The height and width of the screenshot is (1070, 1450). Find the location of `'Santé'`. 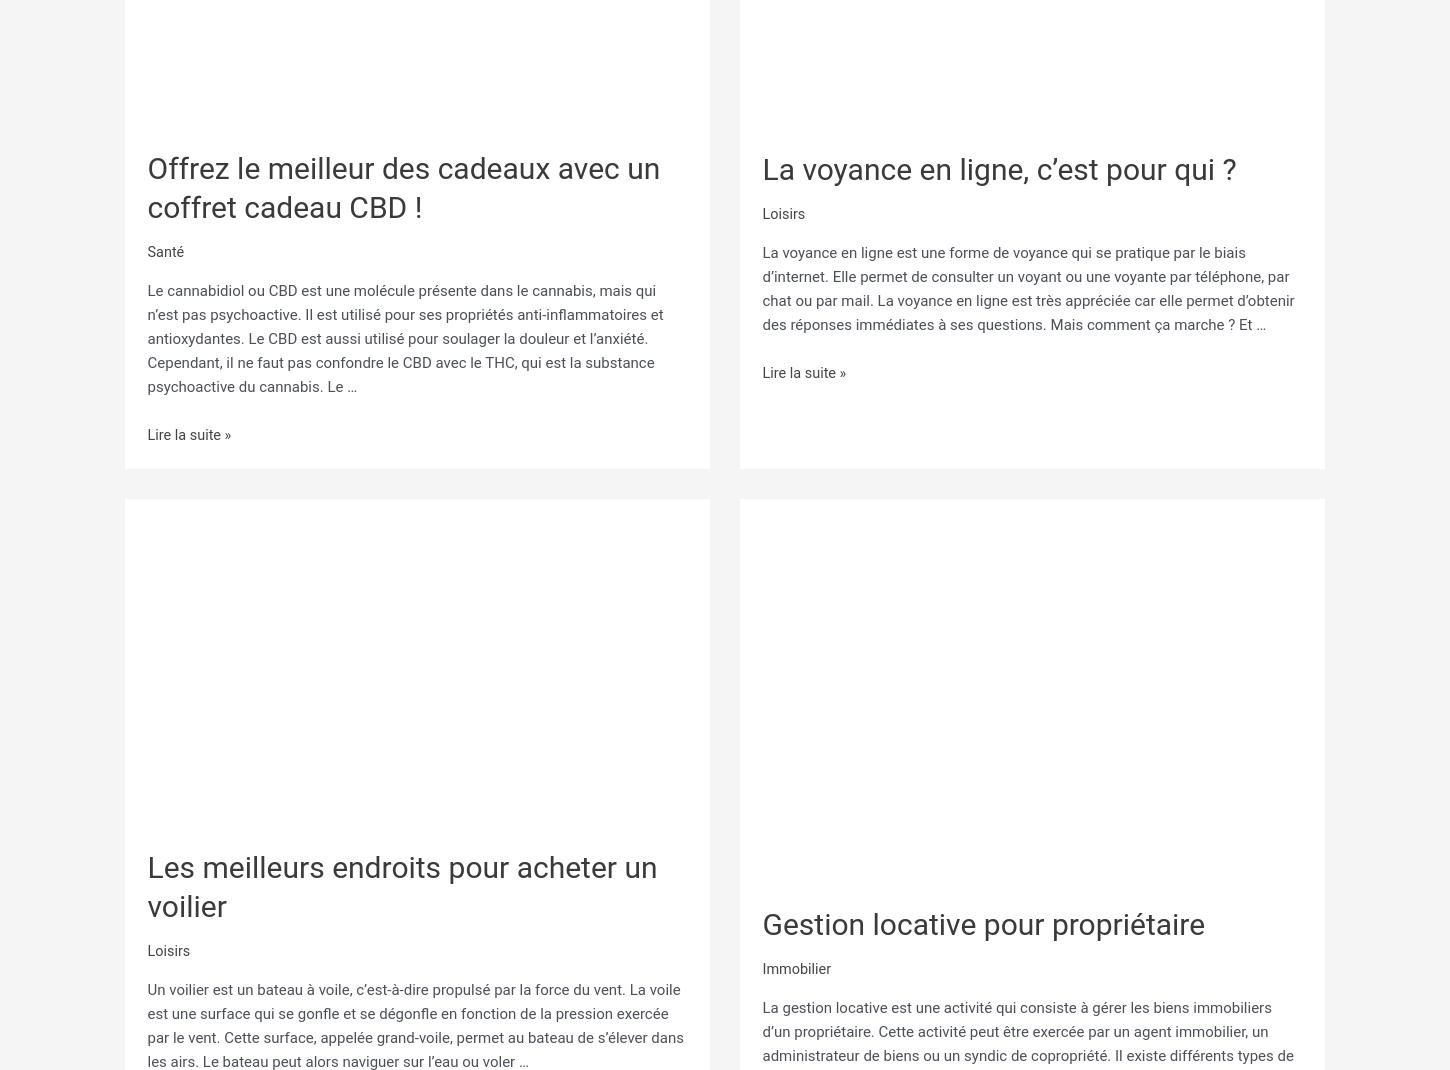

'Santé' is located at coordinates (146, 247).